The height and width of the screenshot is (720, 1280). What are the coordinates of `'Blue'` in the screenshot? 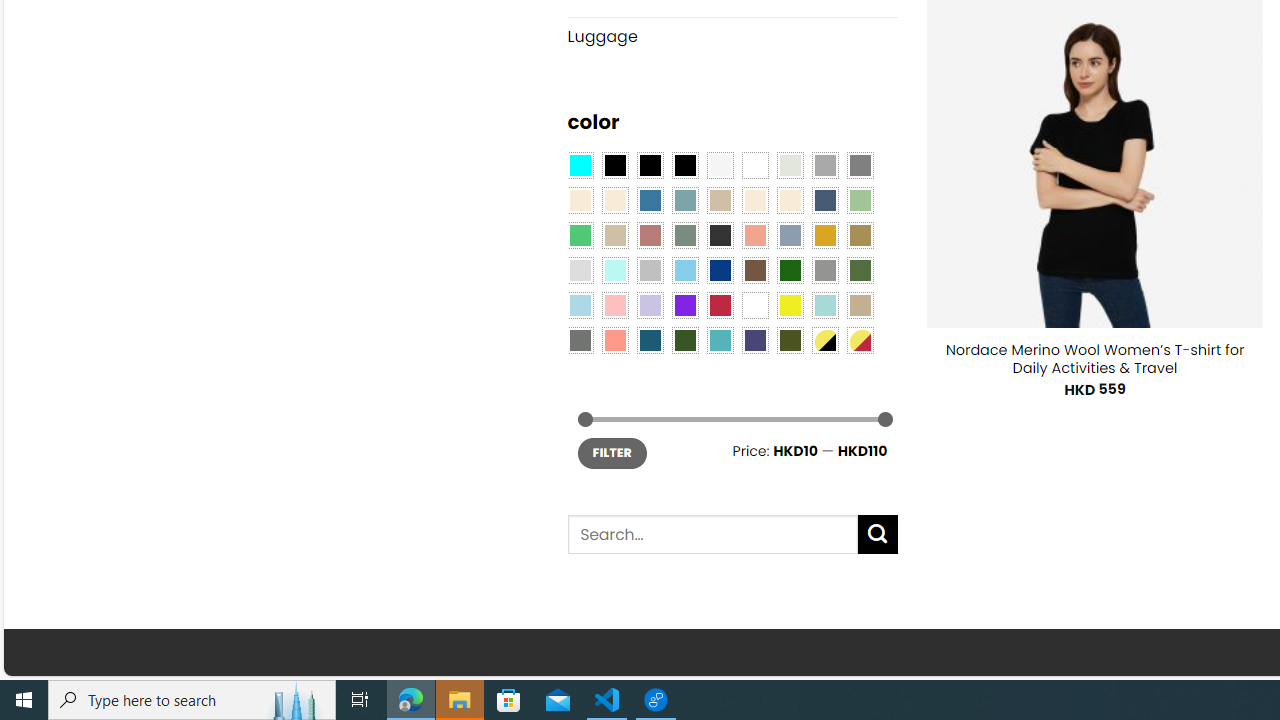 It's located at (650, 200).